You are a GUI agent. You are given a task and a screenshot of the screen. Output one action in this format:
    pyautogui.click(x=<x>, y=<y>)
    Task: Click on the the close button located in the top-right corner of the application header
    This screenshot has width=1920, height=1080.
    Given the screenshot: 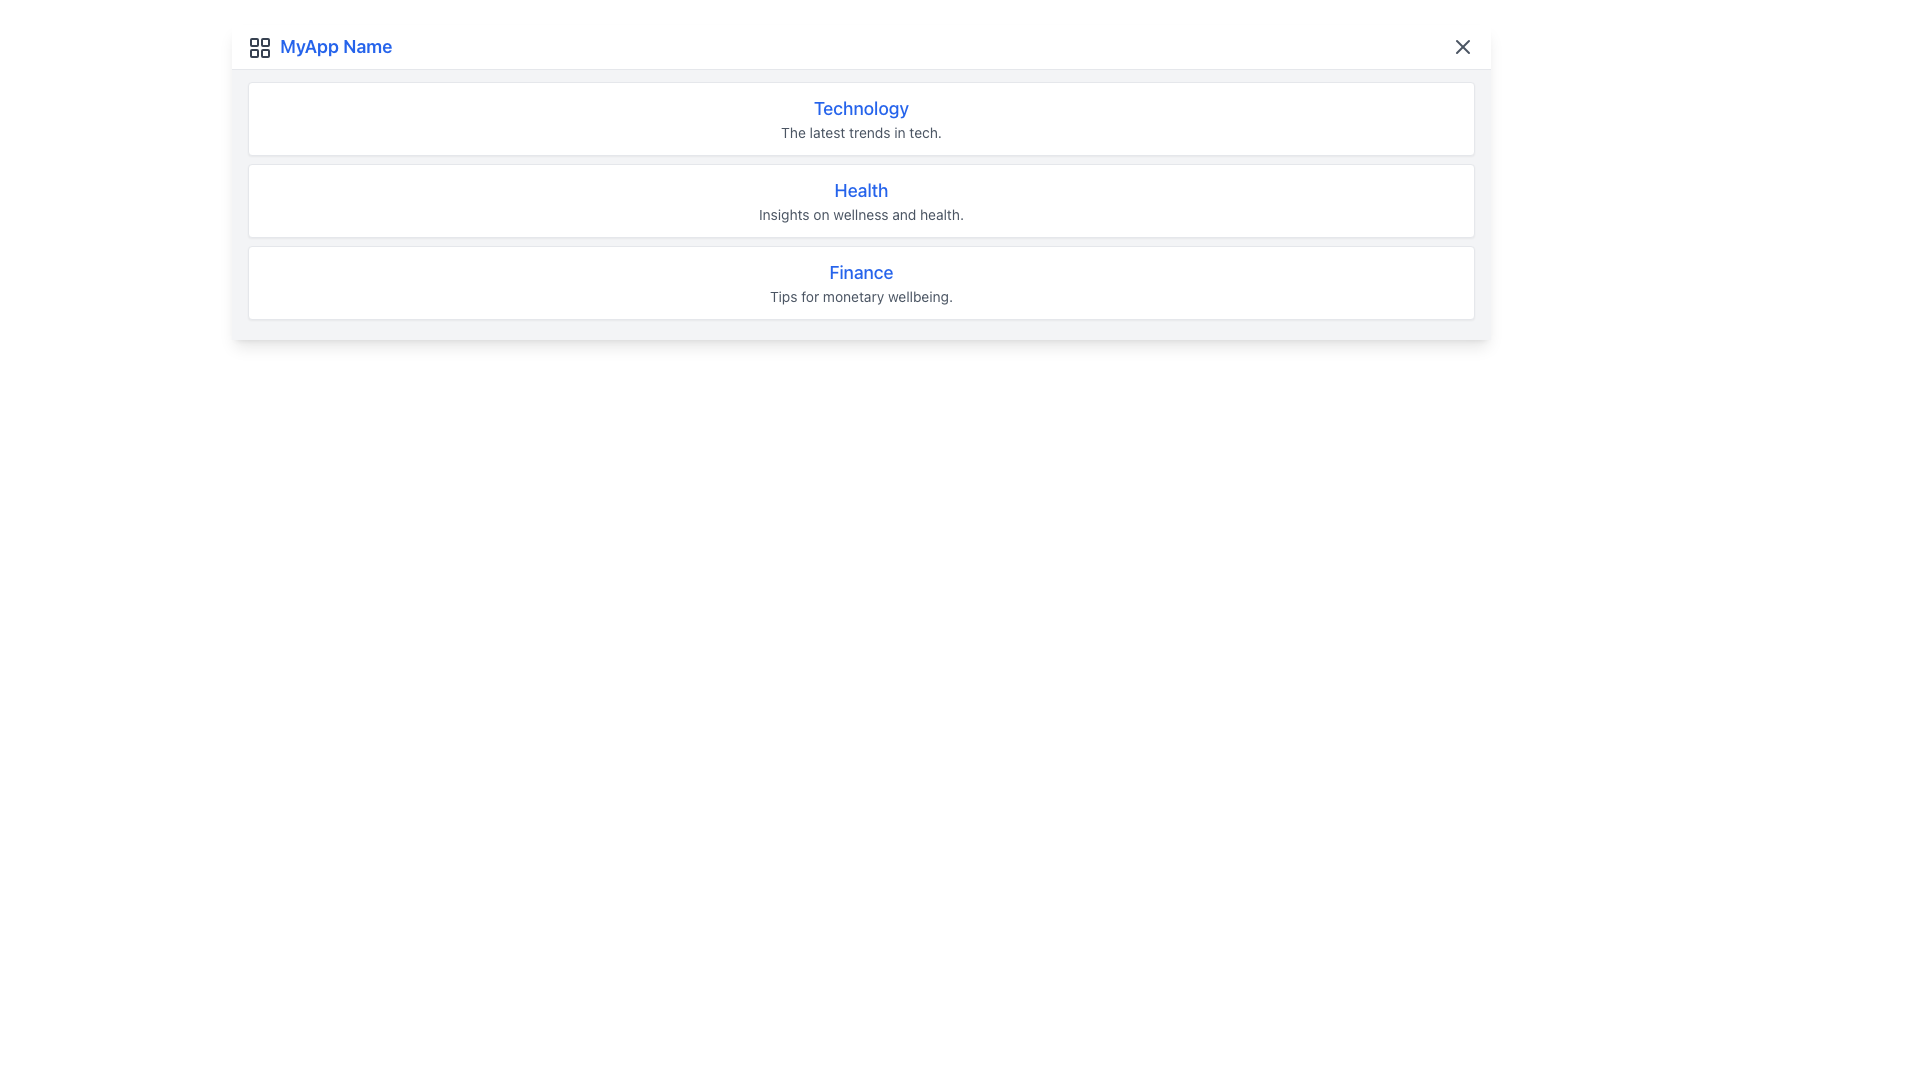 What is the action you would take?
    pyautogui.click(x=1463, y=45)
    